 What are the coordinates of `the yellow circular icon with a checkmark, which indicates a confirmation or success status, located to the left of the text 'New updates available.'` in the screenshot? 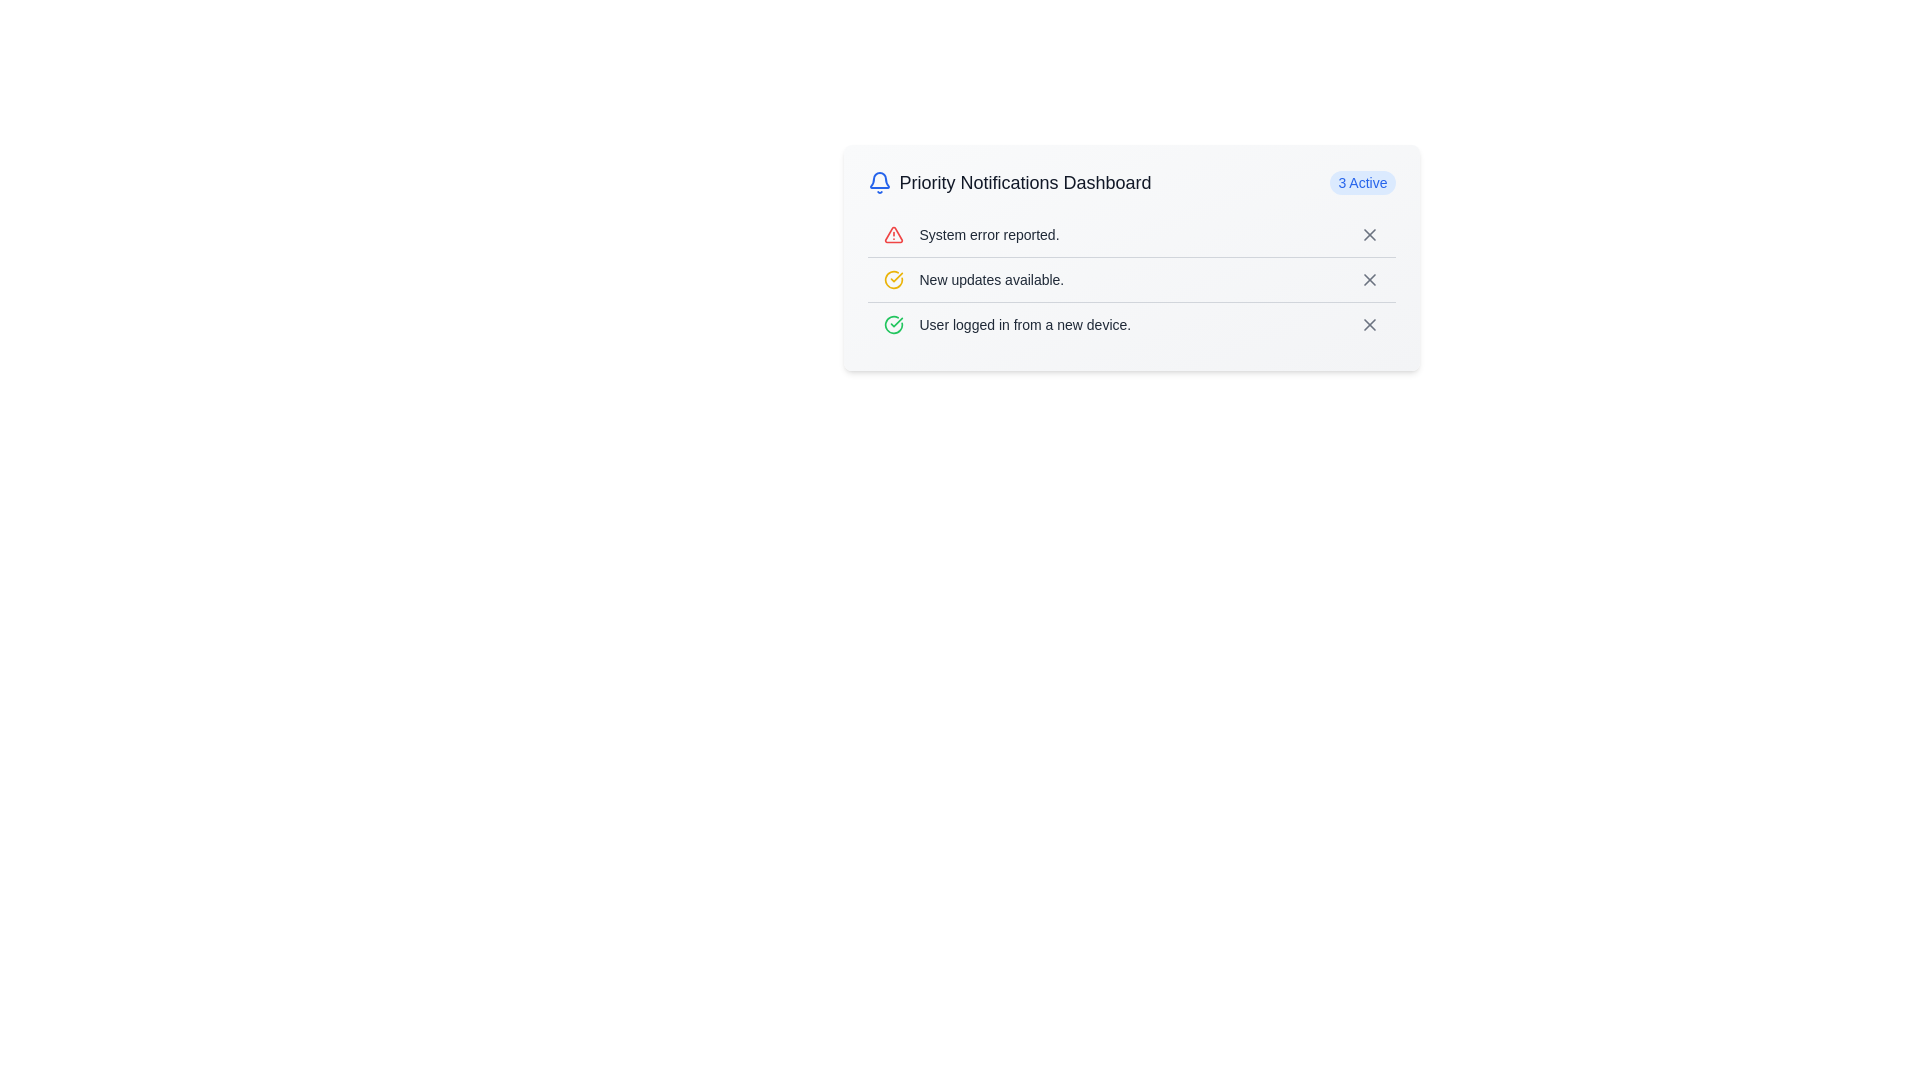 It's located at (892, 280).